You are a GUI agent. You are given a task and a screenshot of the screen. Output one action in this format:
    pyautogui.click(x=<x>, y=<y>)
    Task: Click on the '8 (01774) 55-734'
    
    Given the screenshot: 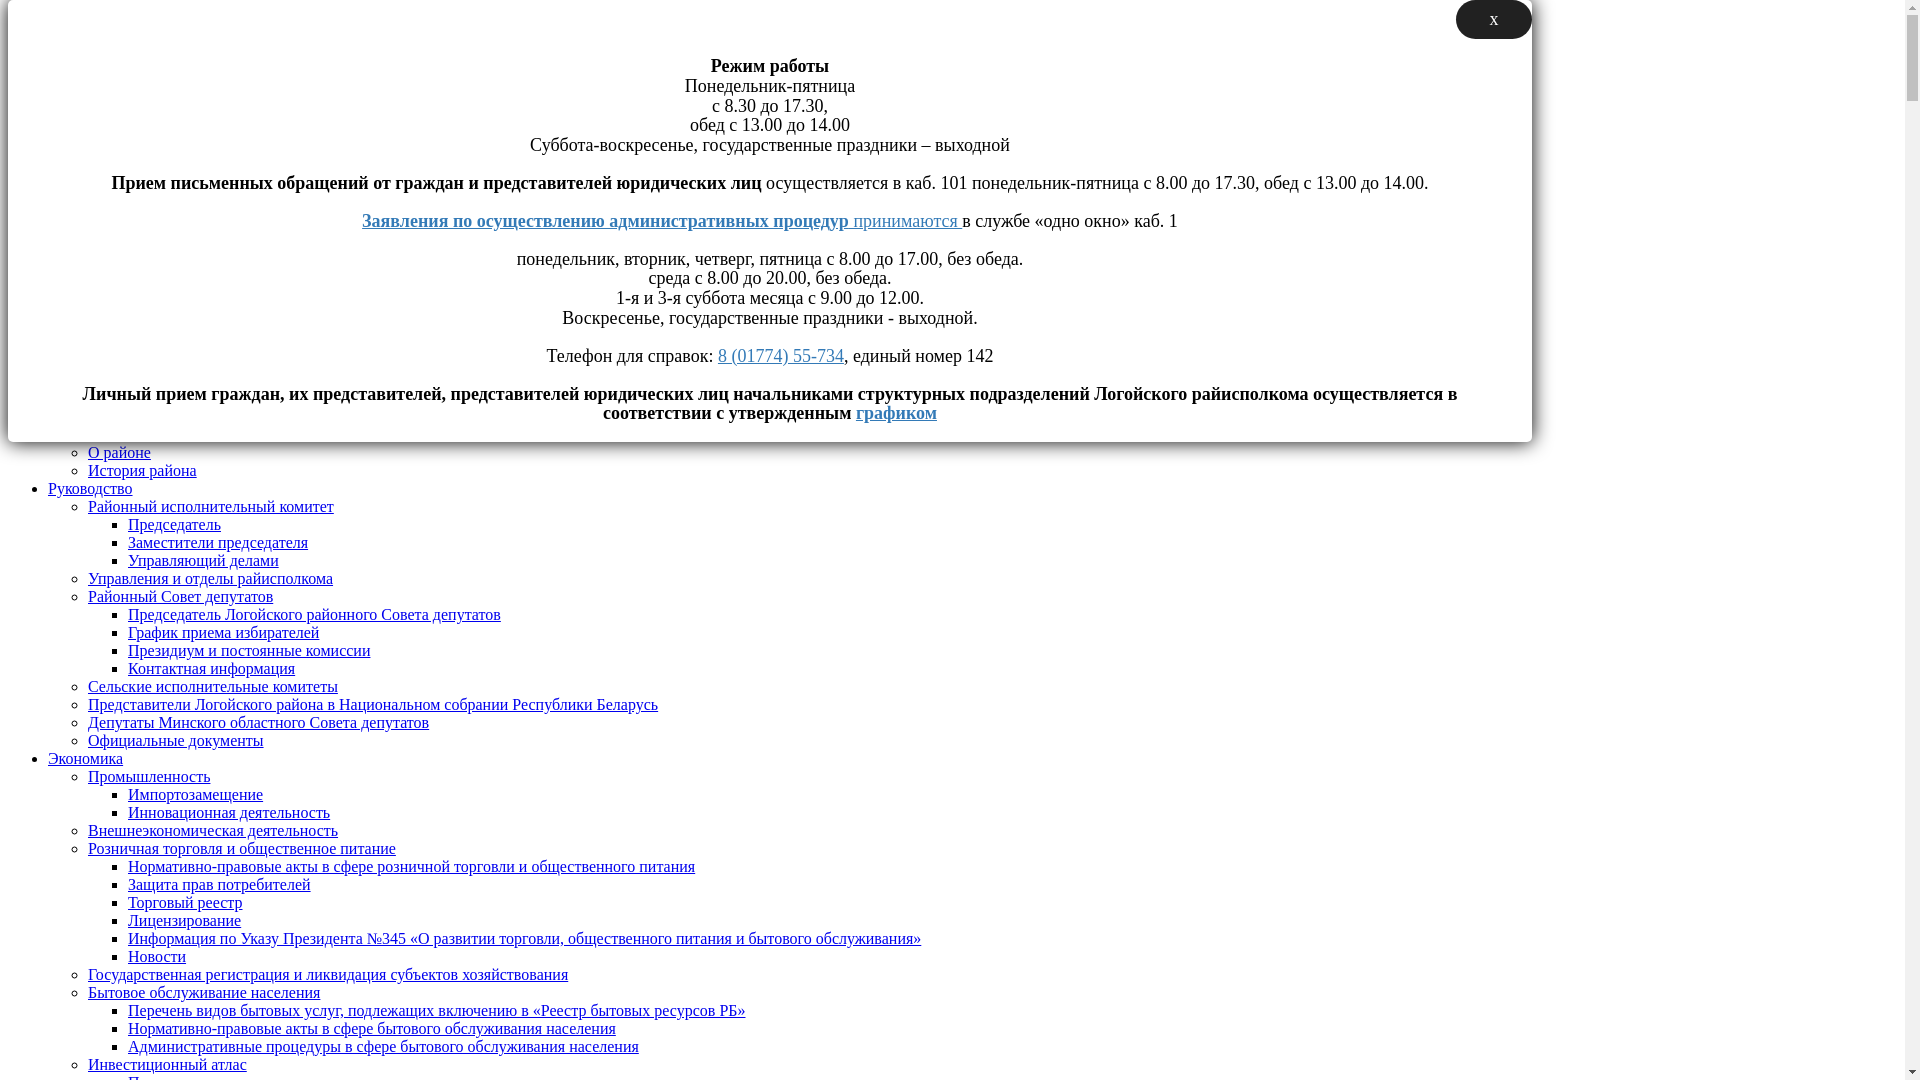 What is the action you would take?
    pyautogui.click(x=718, y=354)
    